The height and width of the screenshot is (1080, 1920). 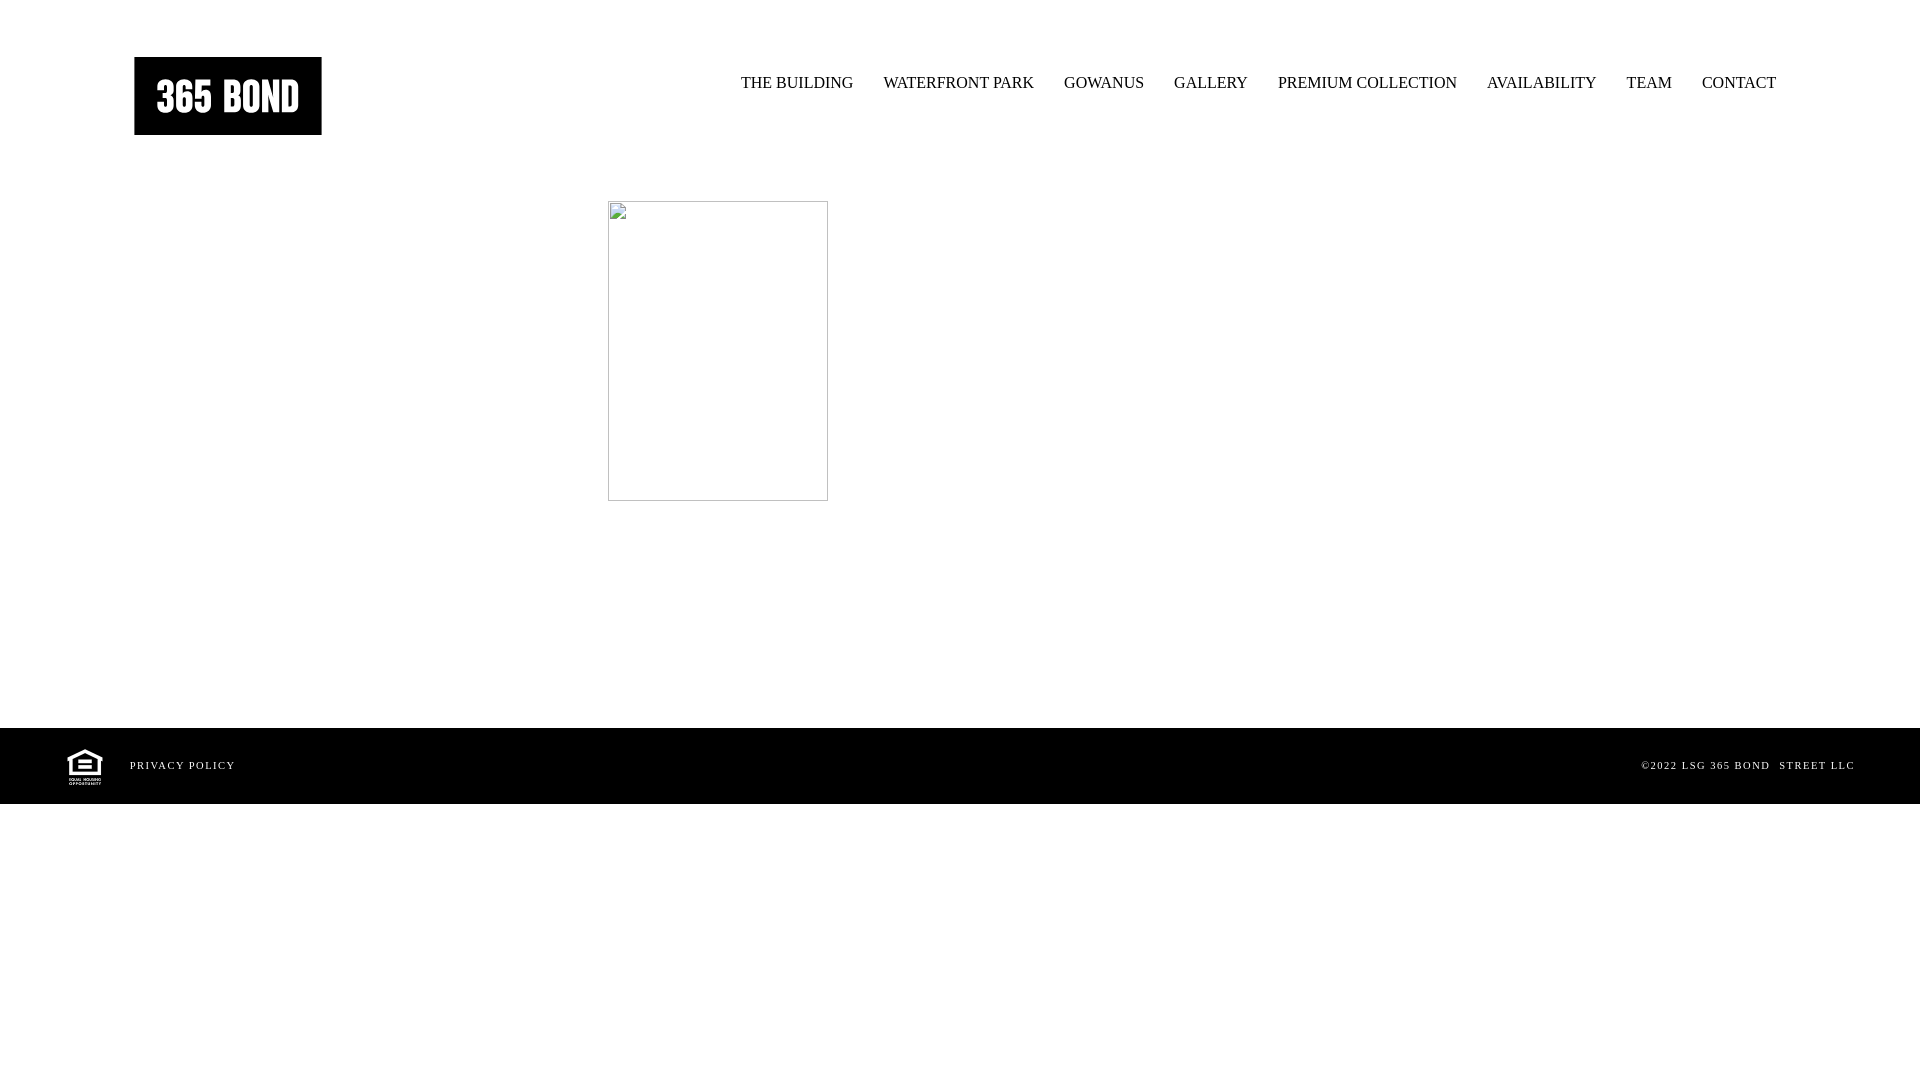 I want to click on 'THE BUILDING', so click(x=795, y=76).